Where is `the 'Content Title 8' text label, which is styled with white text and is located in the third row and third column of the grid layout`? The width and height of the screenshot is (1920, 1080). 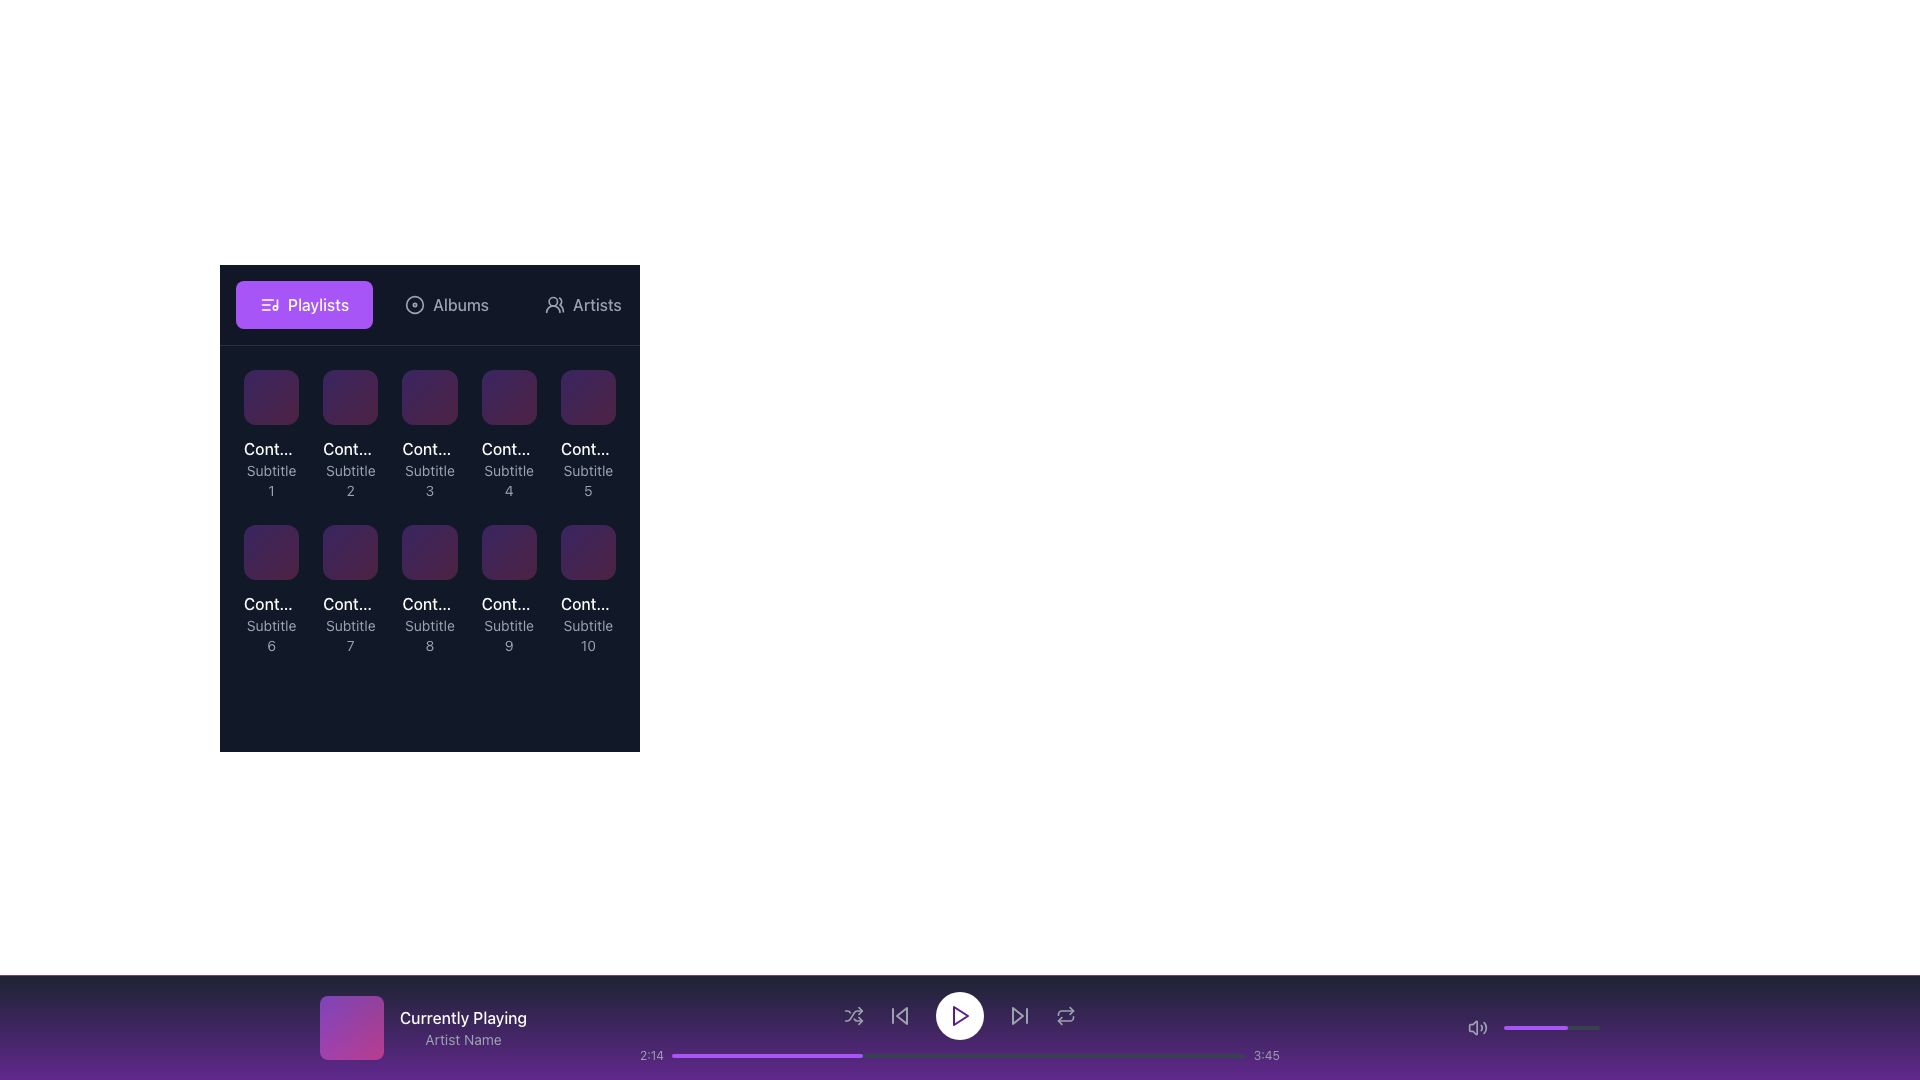 the 'Content Title 8' text label, which is styled with white text and is located in the third row and third column of the grid layout is located at coordinates (429, 603).